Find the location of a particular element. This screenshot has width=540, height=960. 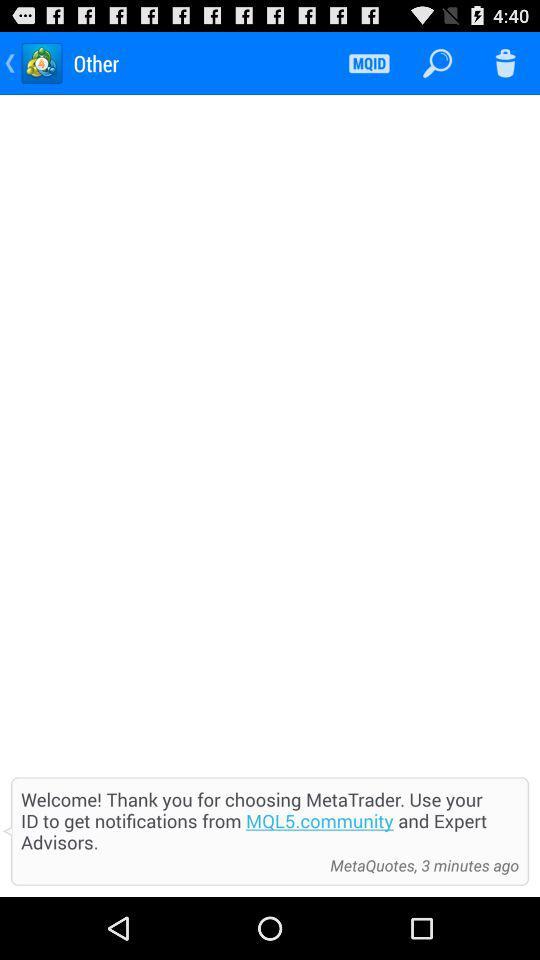

icon to the left of the metaquotes 3 minutes app is located at coordinates (170, 864).